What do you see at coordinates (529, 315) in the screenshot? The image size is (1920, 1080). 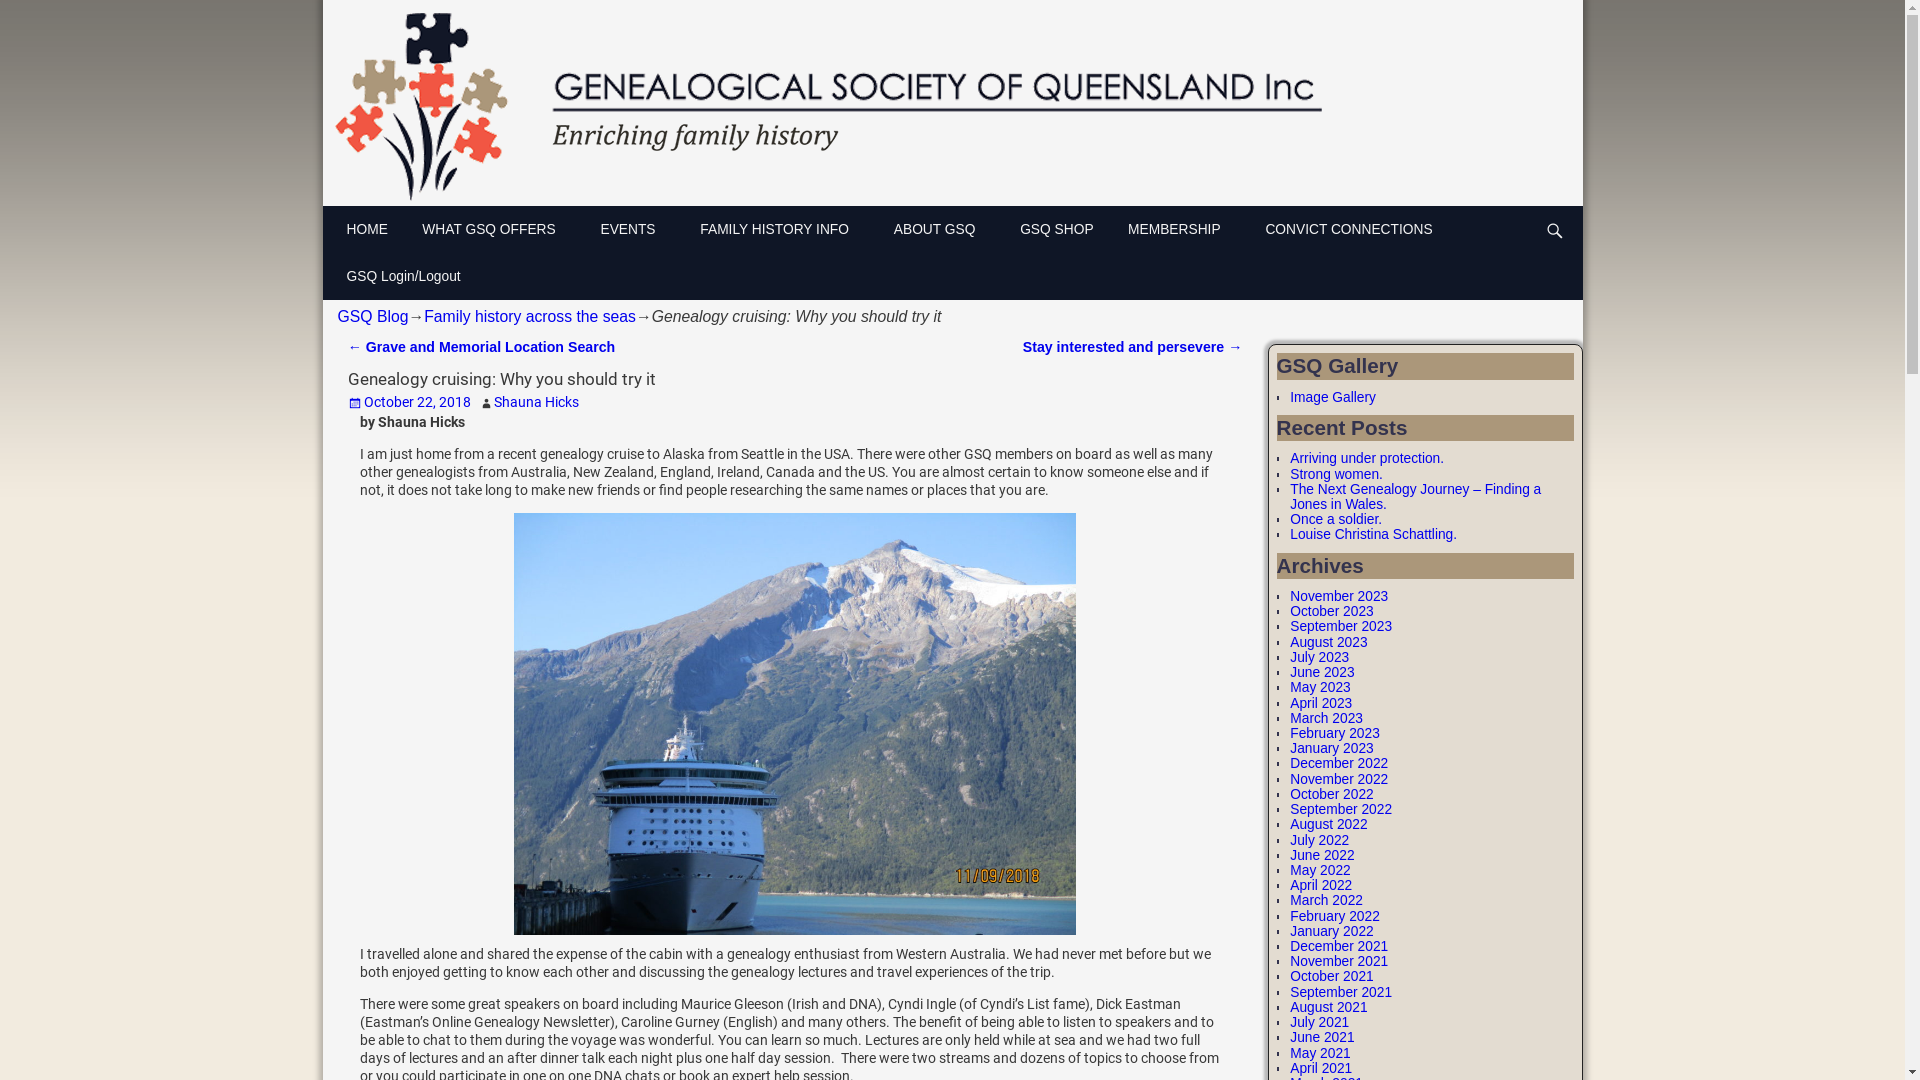 I see `'Family history across the seas'` at bounding box center [529, 315].